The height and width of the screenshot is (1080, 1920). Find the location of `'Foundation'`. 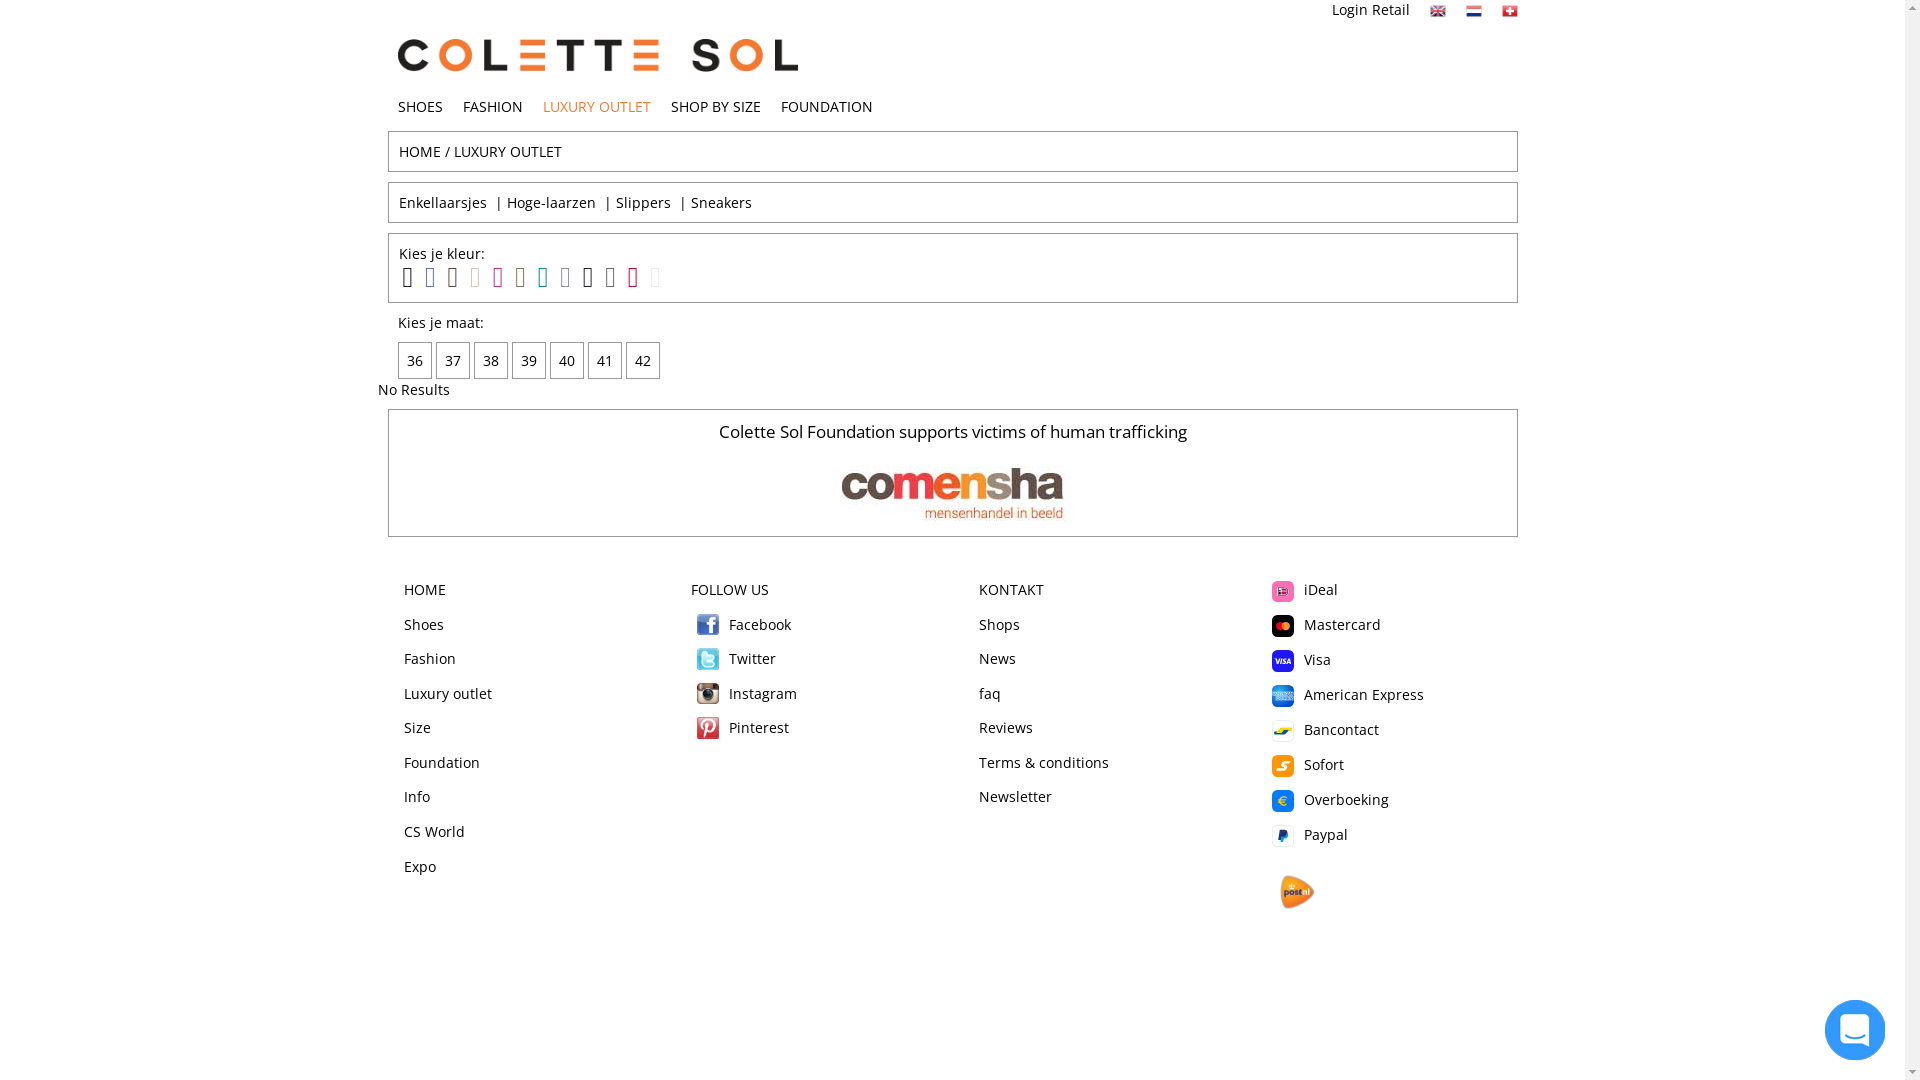

'Foundation' is located at coordinates (440, 762).